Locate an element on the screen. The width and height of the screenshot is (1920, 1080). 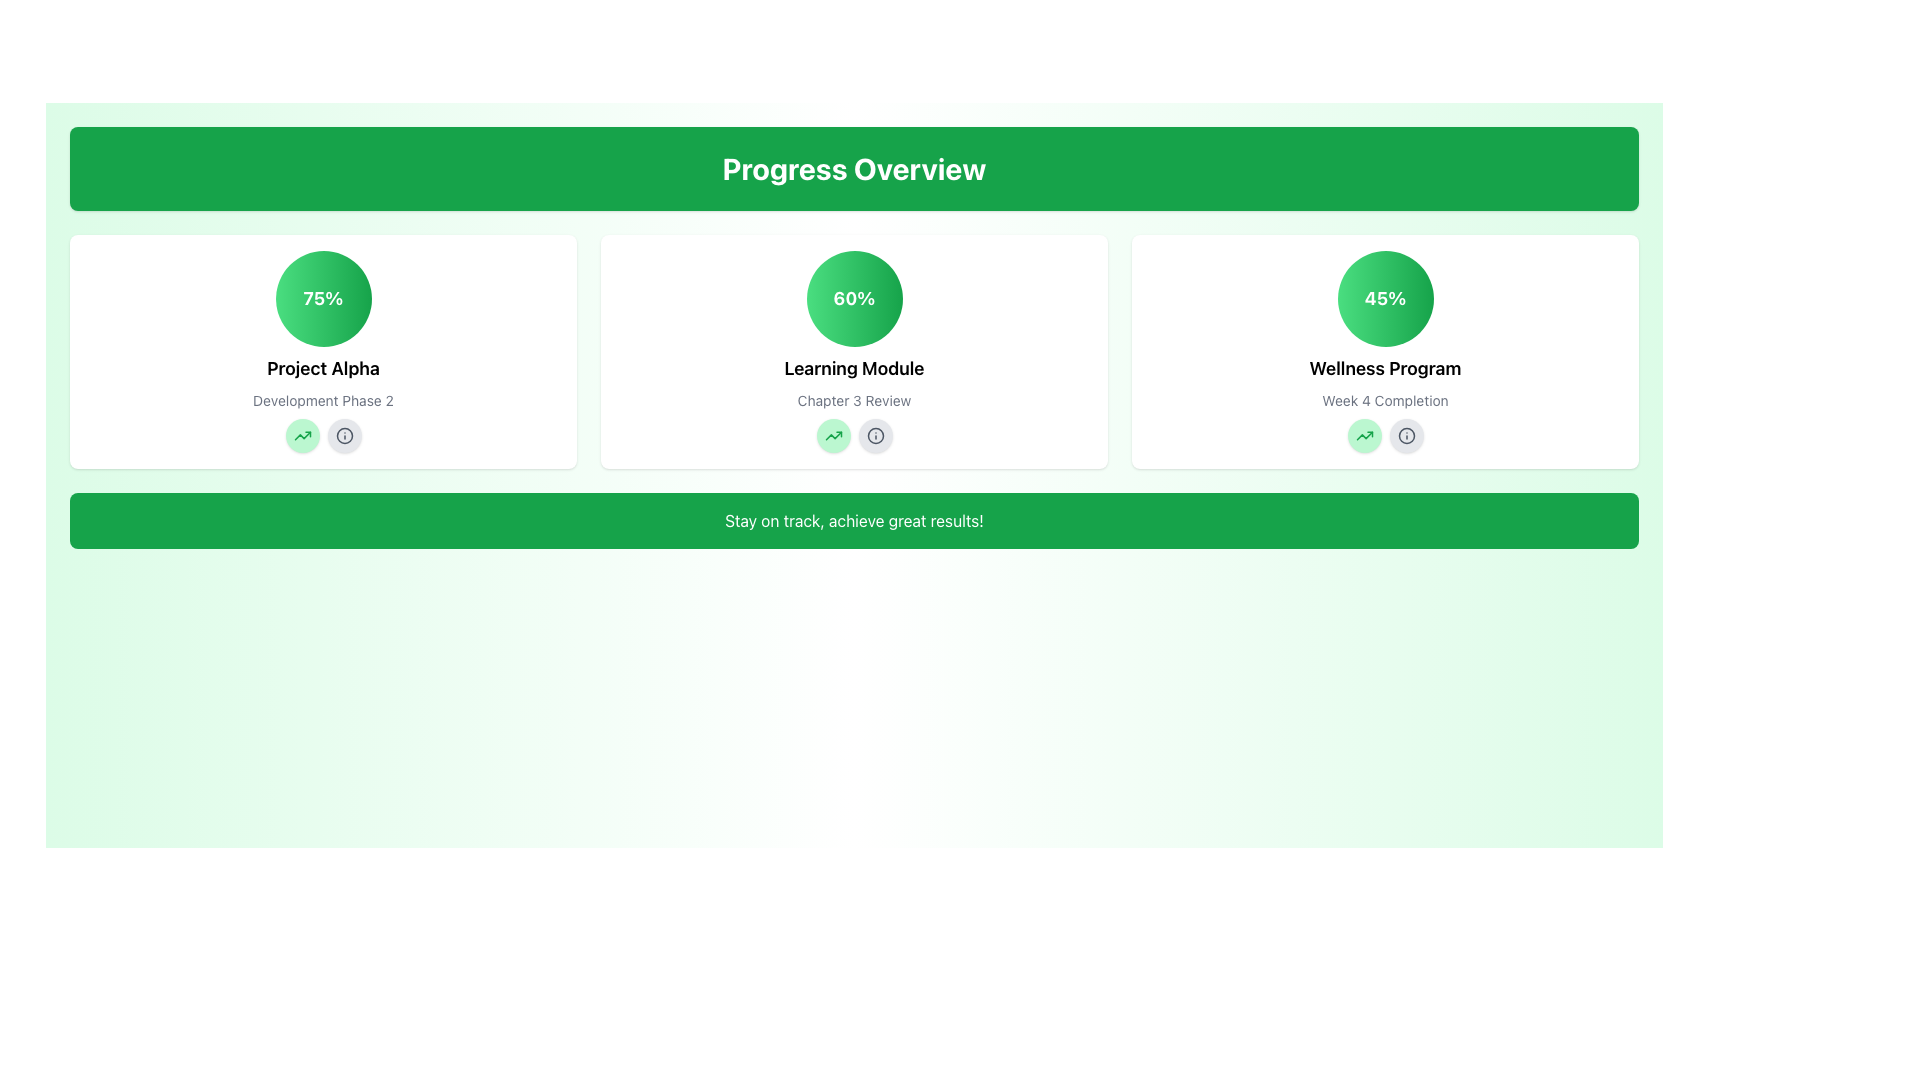
the 'Progress Overview' text label which is displayed in bold white font on a green background, located at the top of the interface is located at coordinates (854, 168).